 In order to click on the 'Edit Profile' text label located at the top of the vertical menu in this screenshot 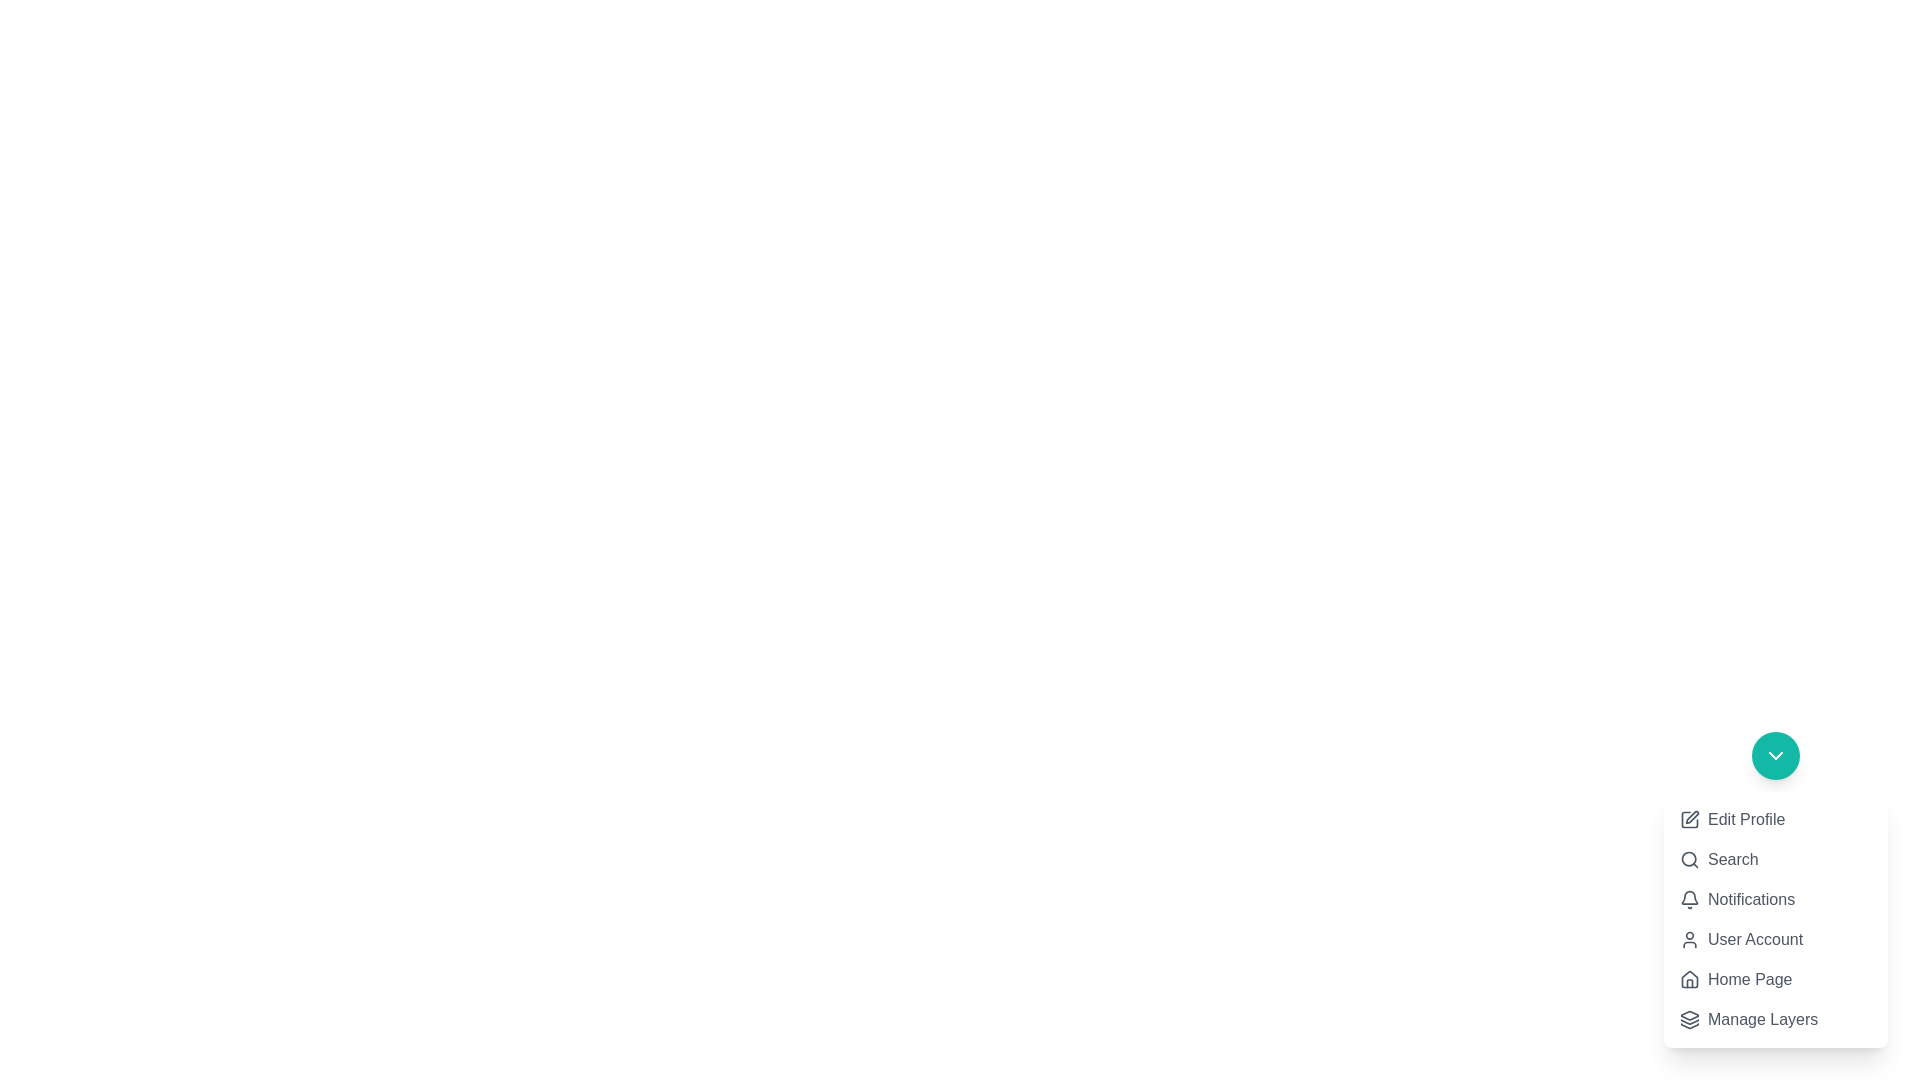, I will do `click(1745, 820)`.